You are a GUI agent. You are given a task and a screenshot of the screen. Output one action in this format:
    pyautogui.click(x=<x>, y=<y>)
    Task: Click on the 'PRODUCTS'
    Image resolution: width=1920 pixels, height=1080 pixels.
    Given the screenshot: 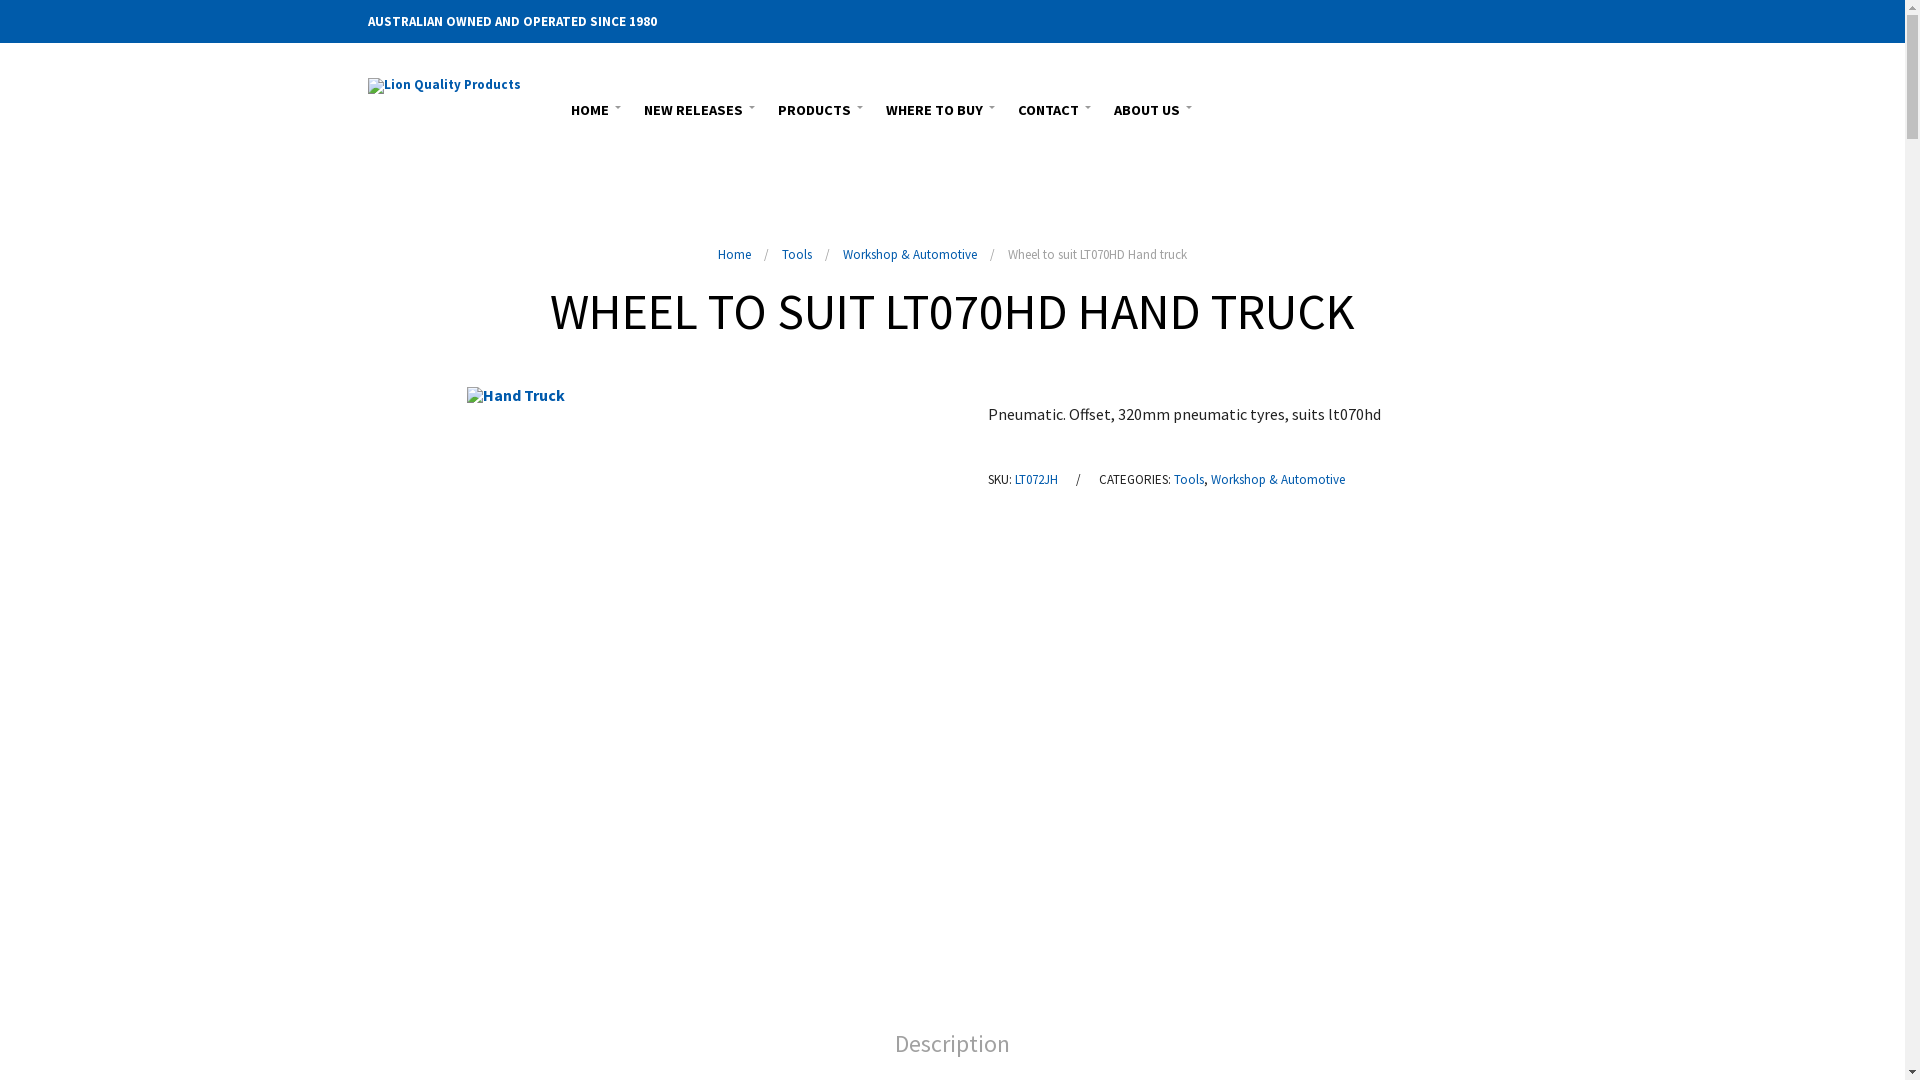 What is the action you would take?
    pyautogui.click(x=816, y=107)
    